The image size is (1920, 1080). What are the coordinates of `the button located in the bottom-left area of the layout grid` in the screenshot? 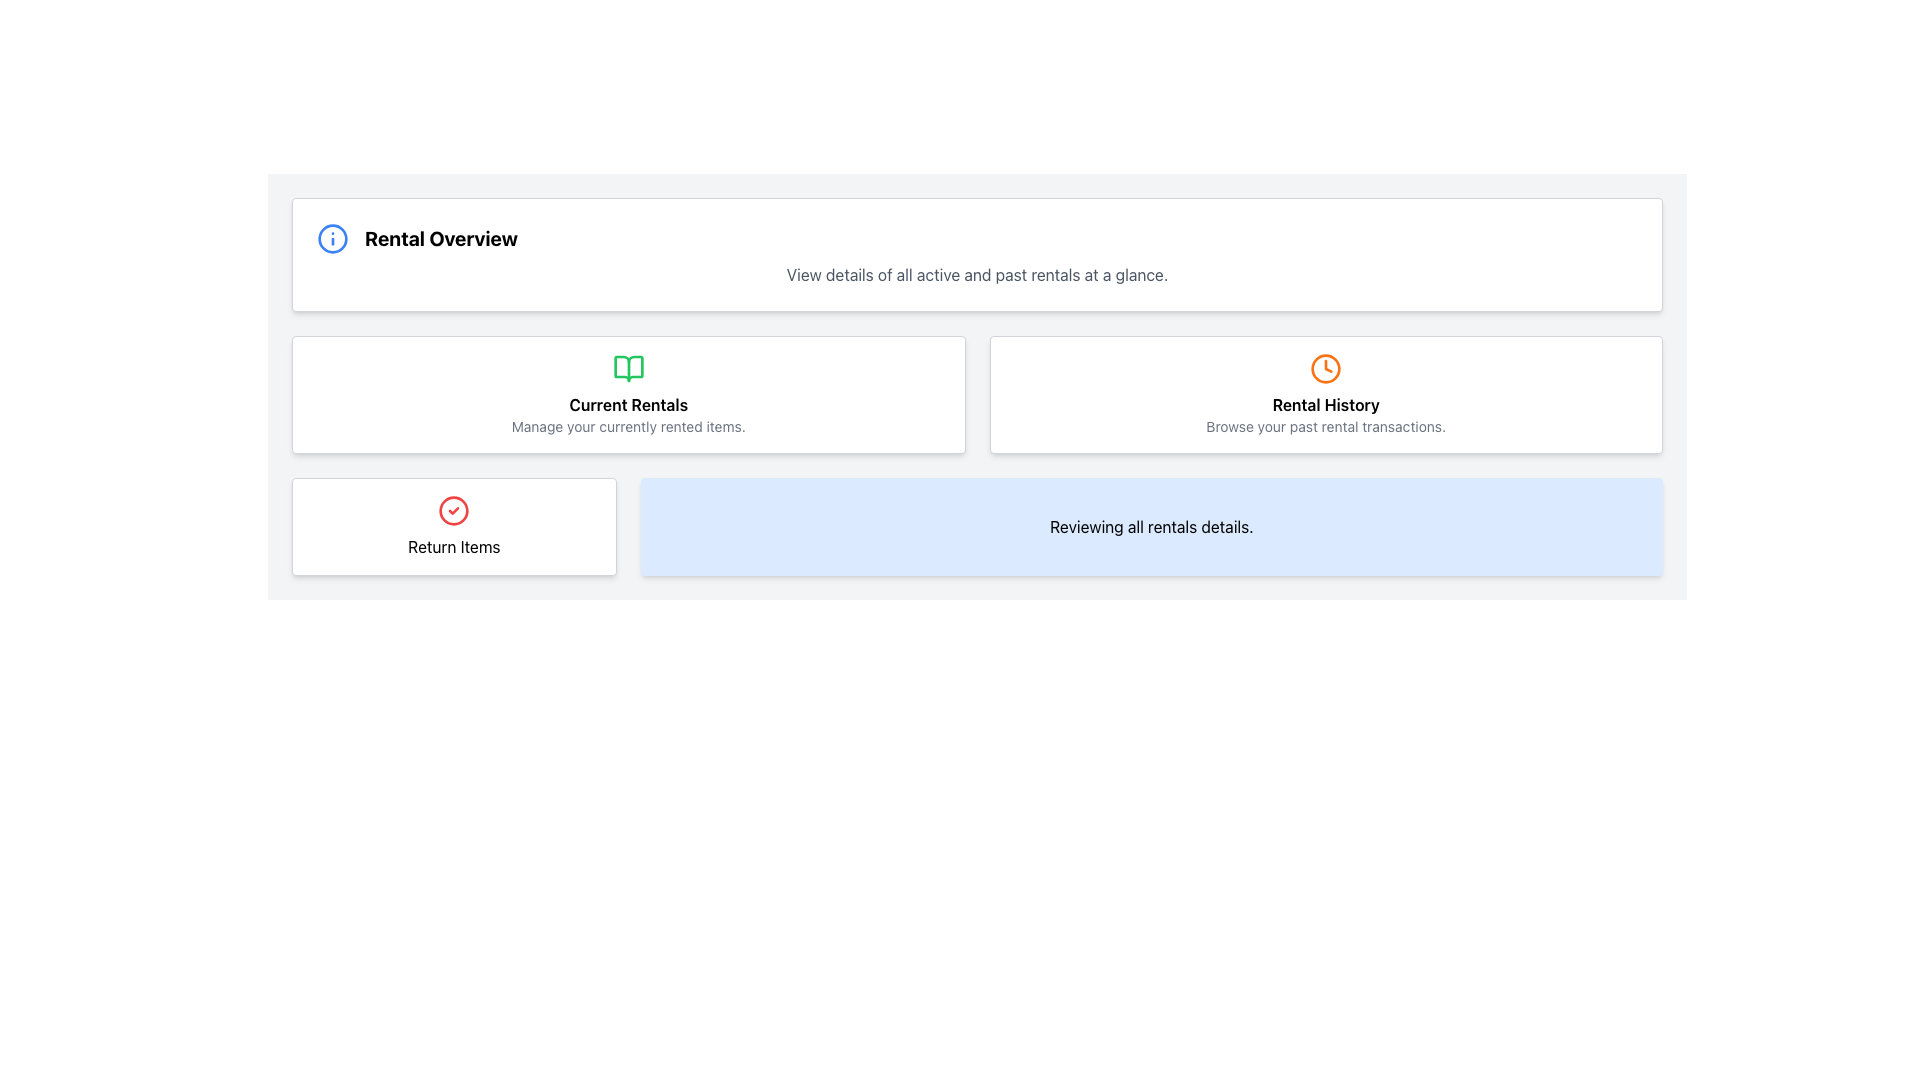 It's located at (453, 526).